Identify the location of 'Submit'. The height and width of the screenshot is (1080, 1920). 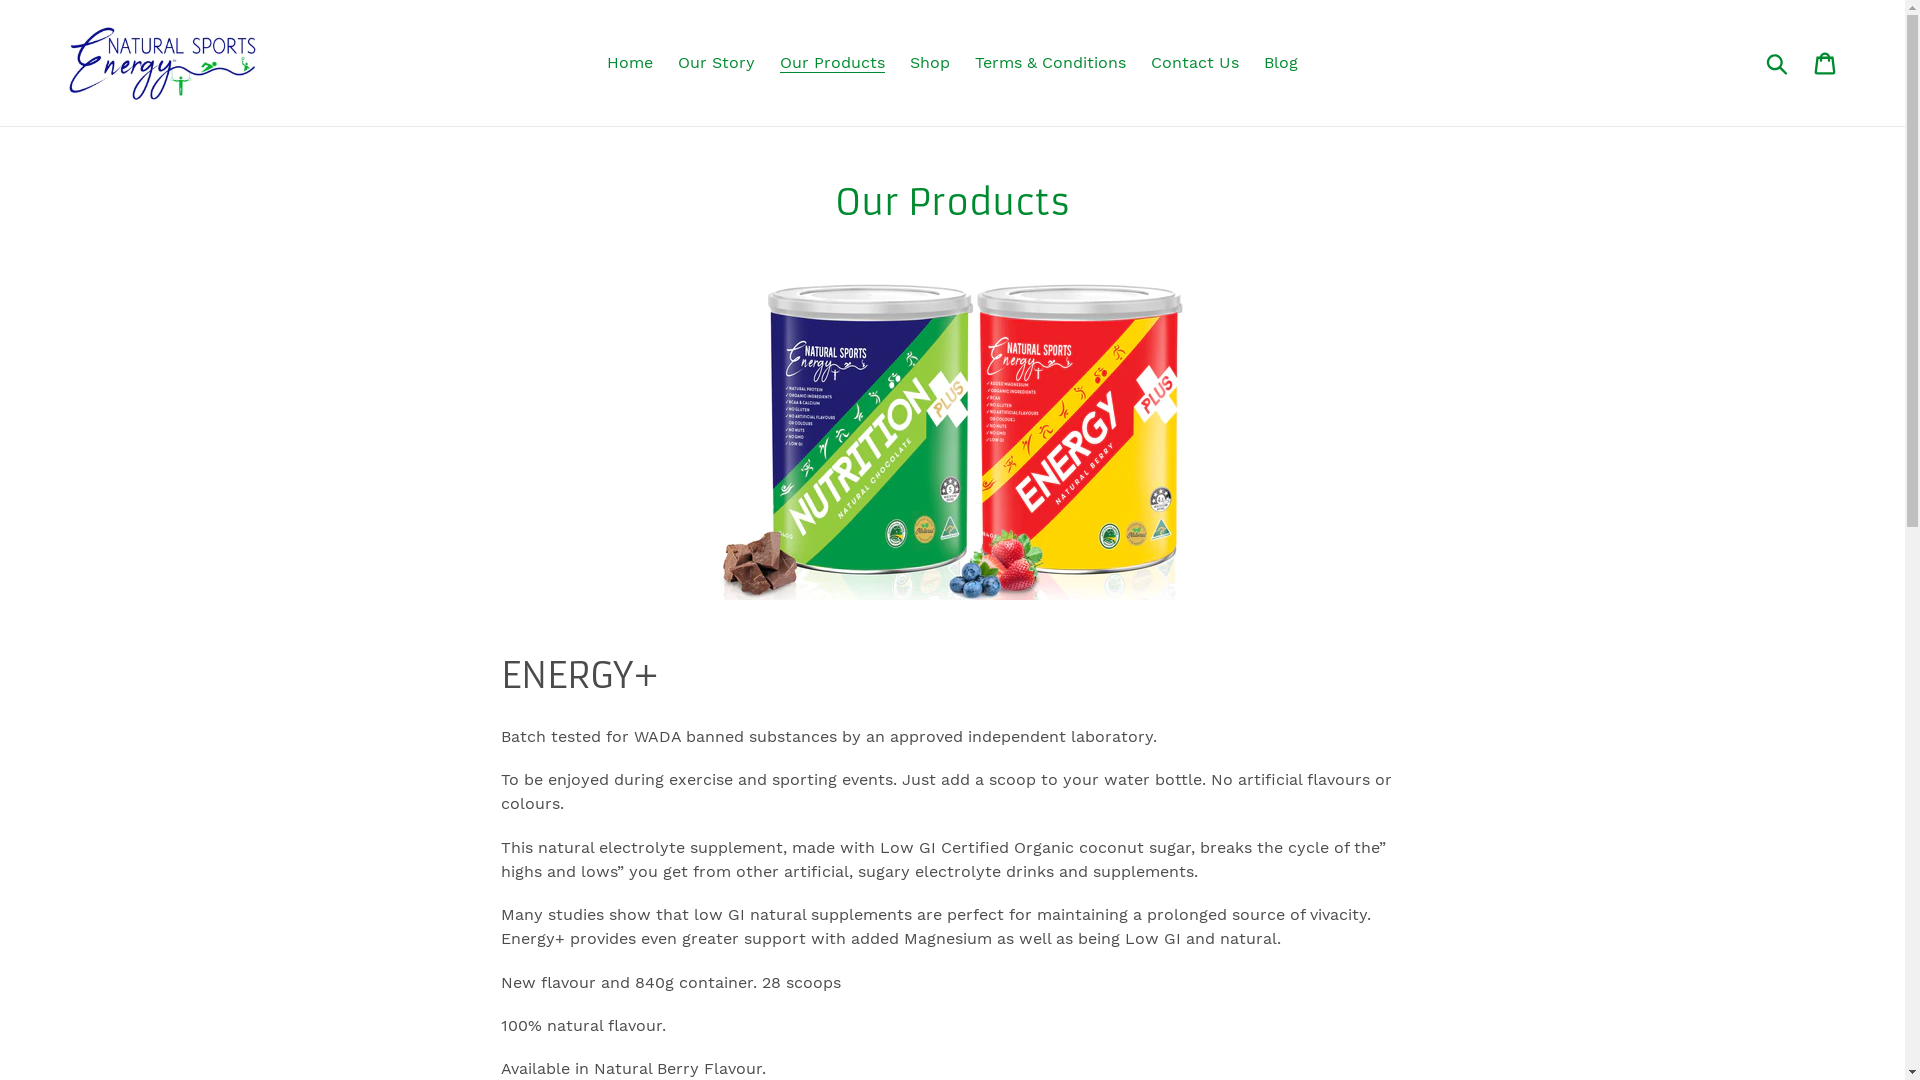
(1752, 61).